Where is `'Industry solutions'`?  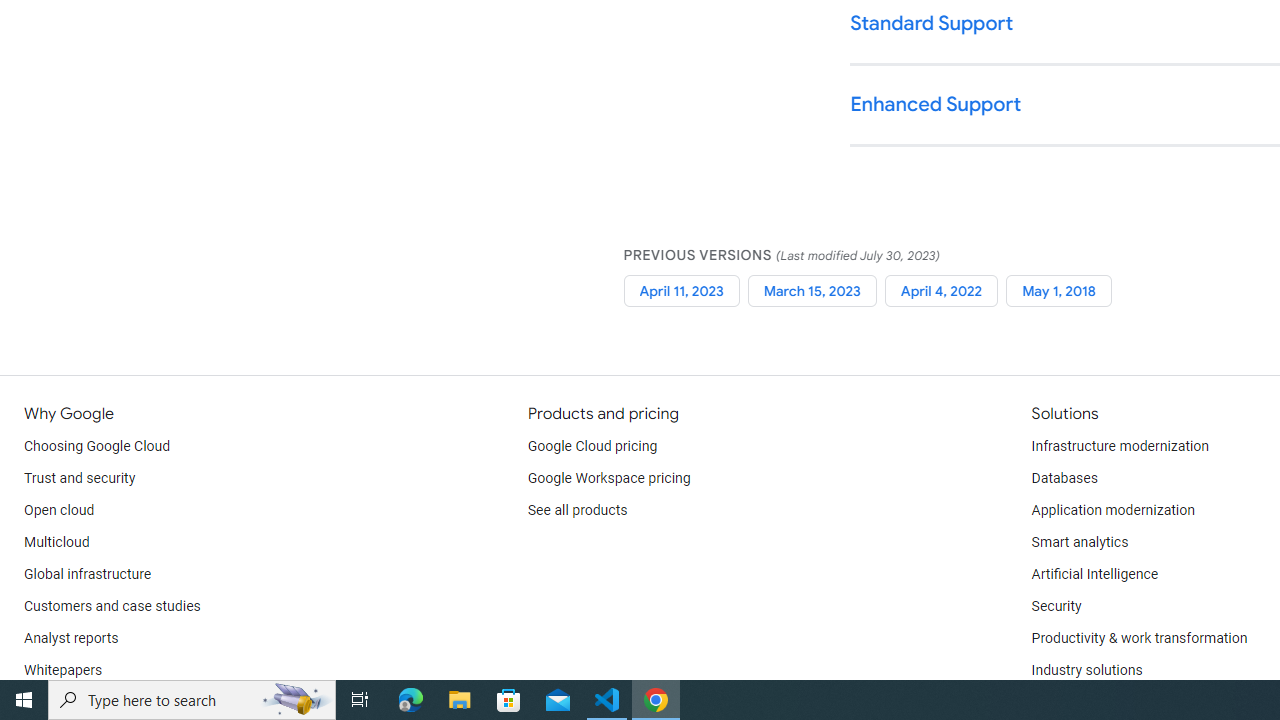
'Industry solutions' is located at coordinates (1085, 671).